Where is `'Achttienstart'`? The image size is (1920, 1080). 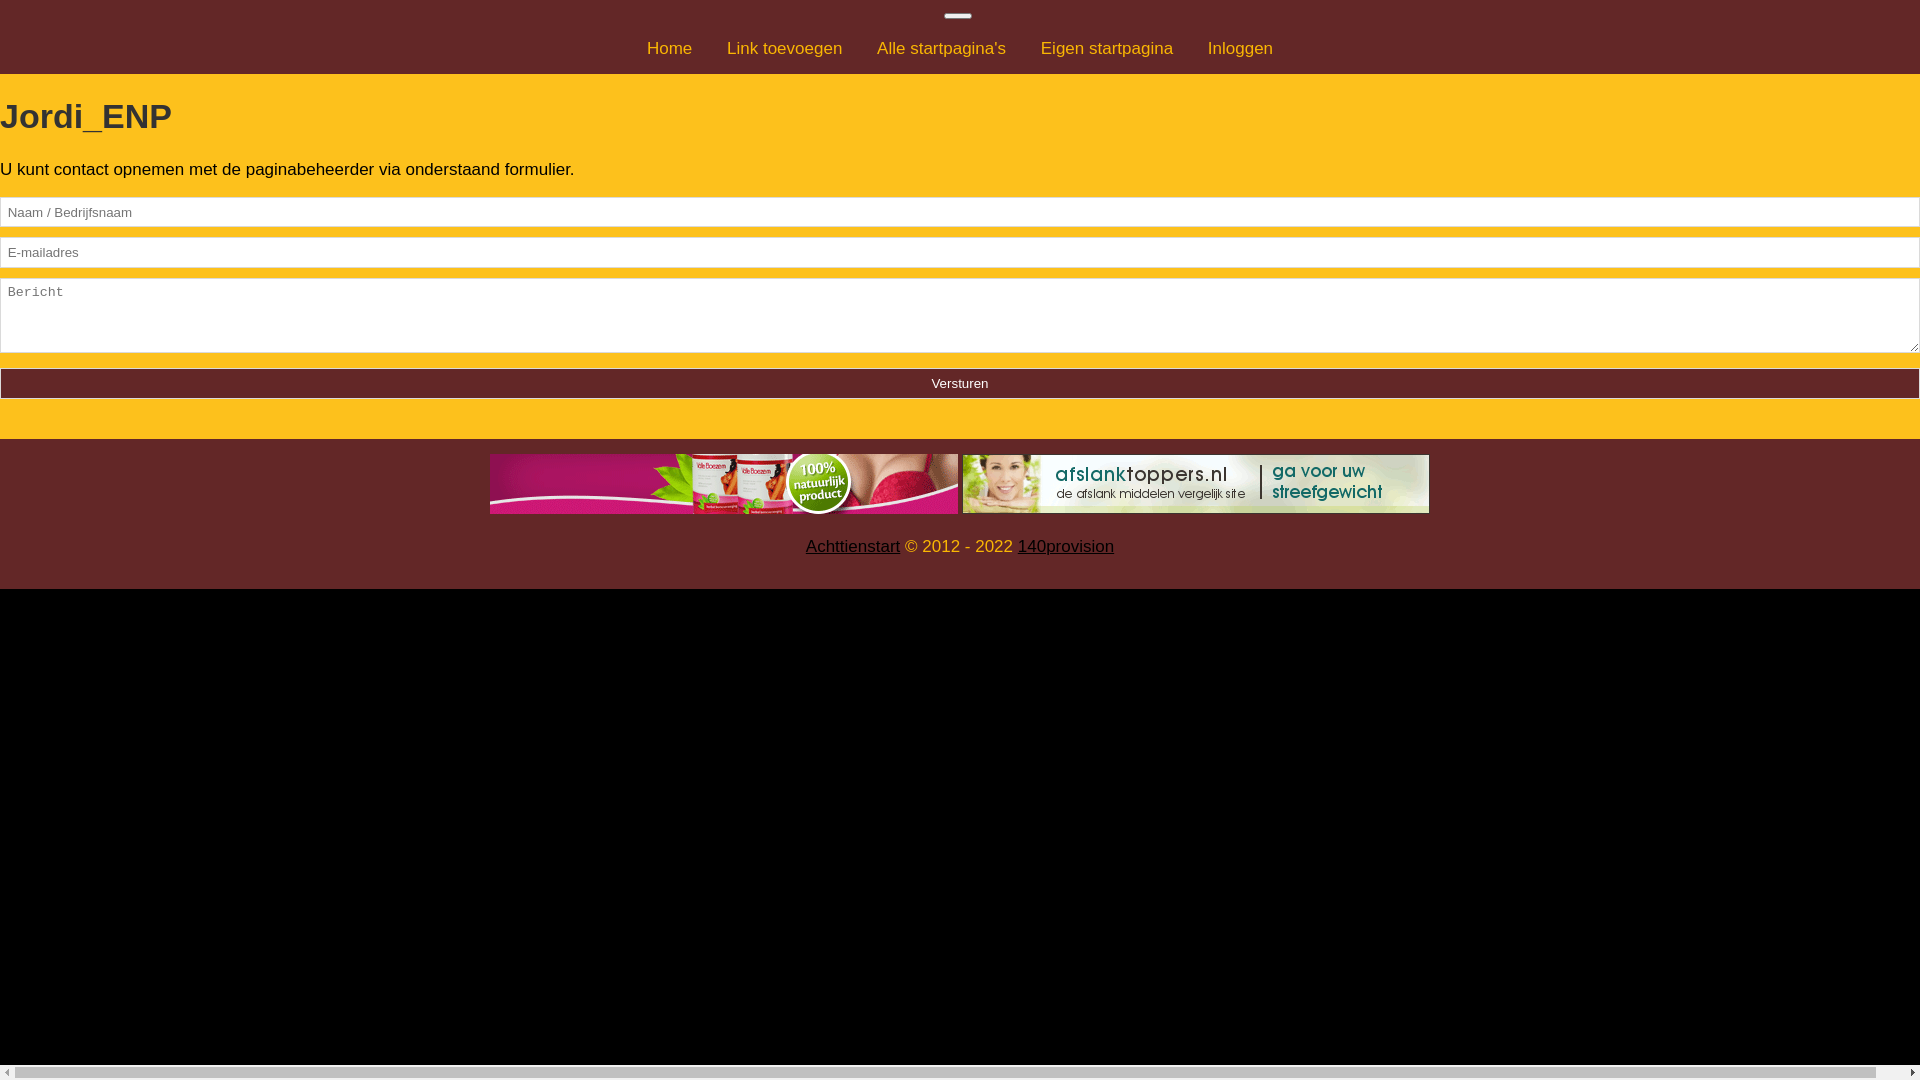
'Achttienstart' is located at coordinates (806, 546).